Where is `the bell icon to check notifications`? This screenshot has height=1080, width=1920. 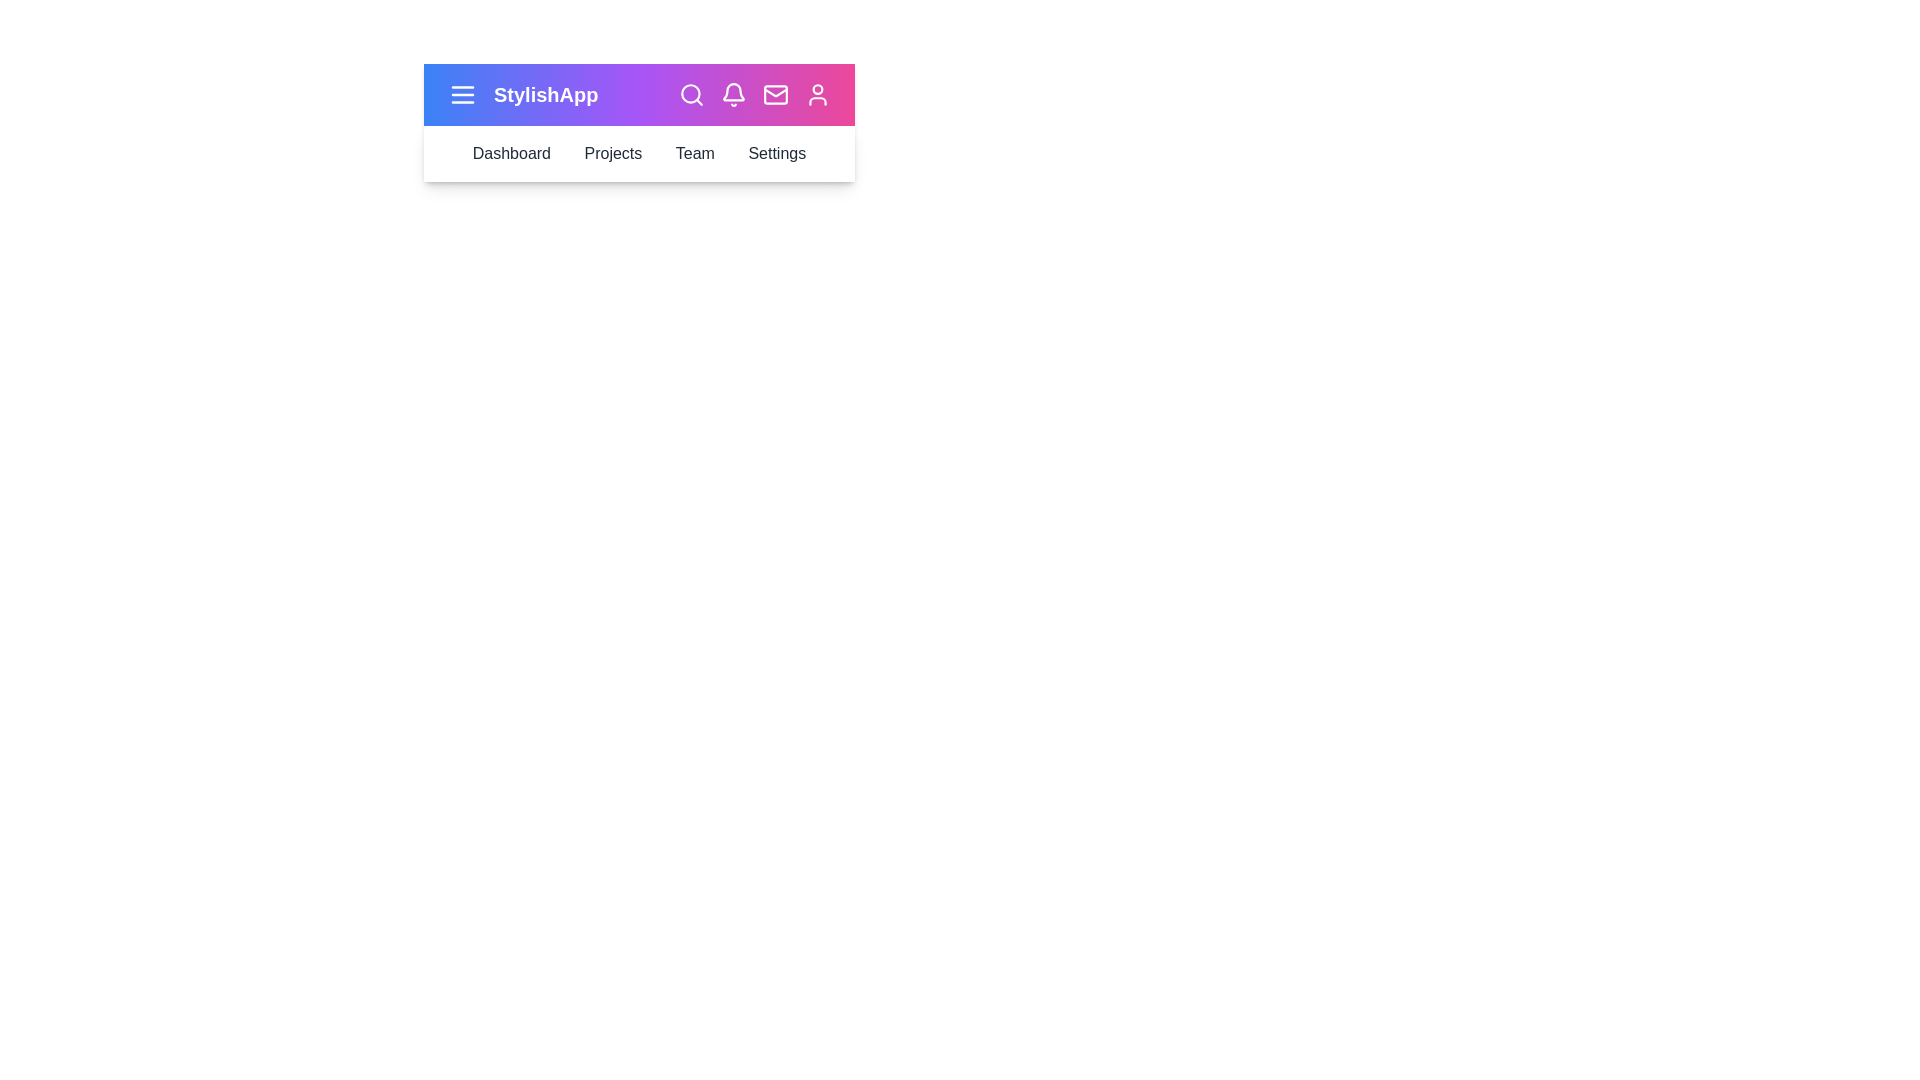
the bell icon to check notifications is located at coordinates (733, 95).